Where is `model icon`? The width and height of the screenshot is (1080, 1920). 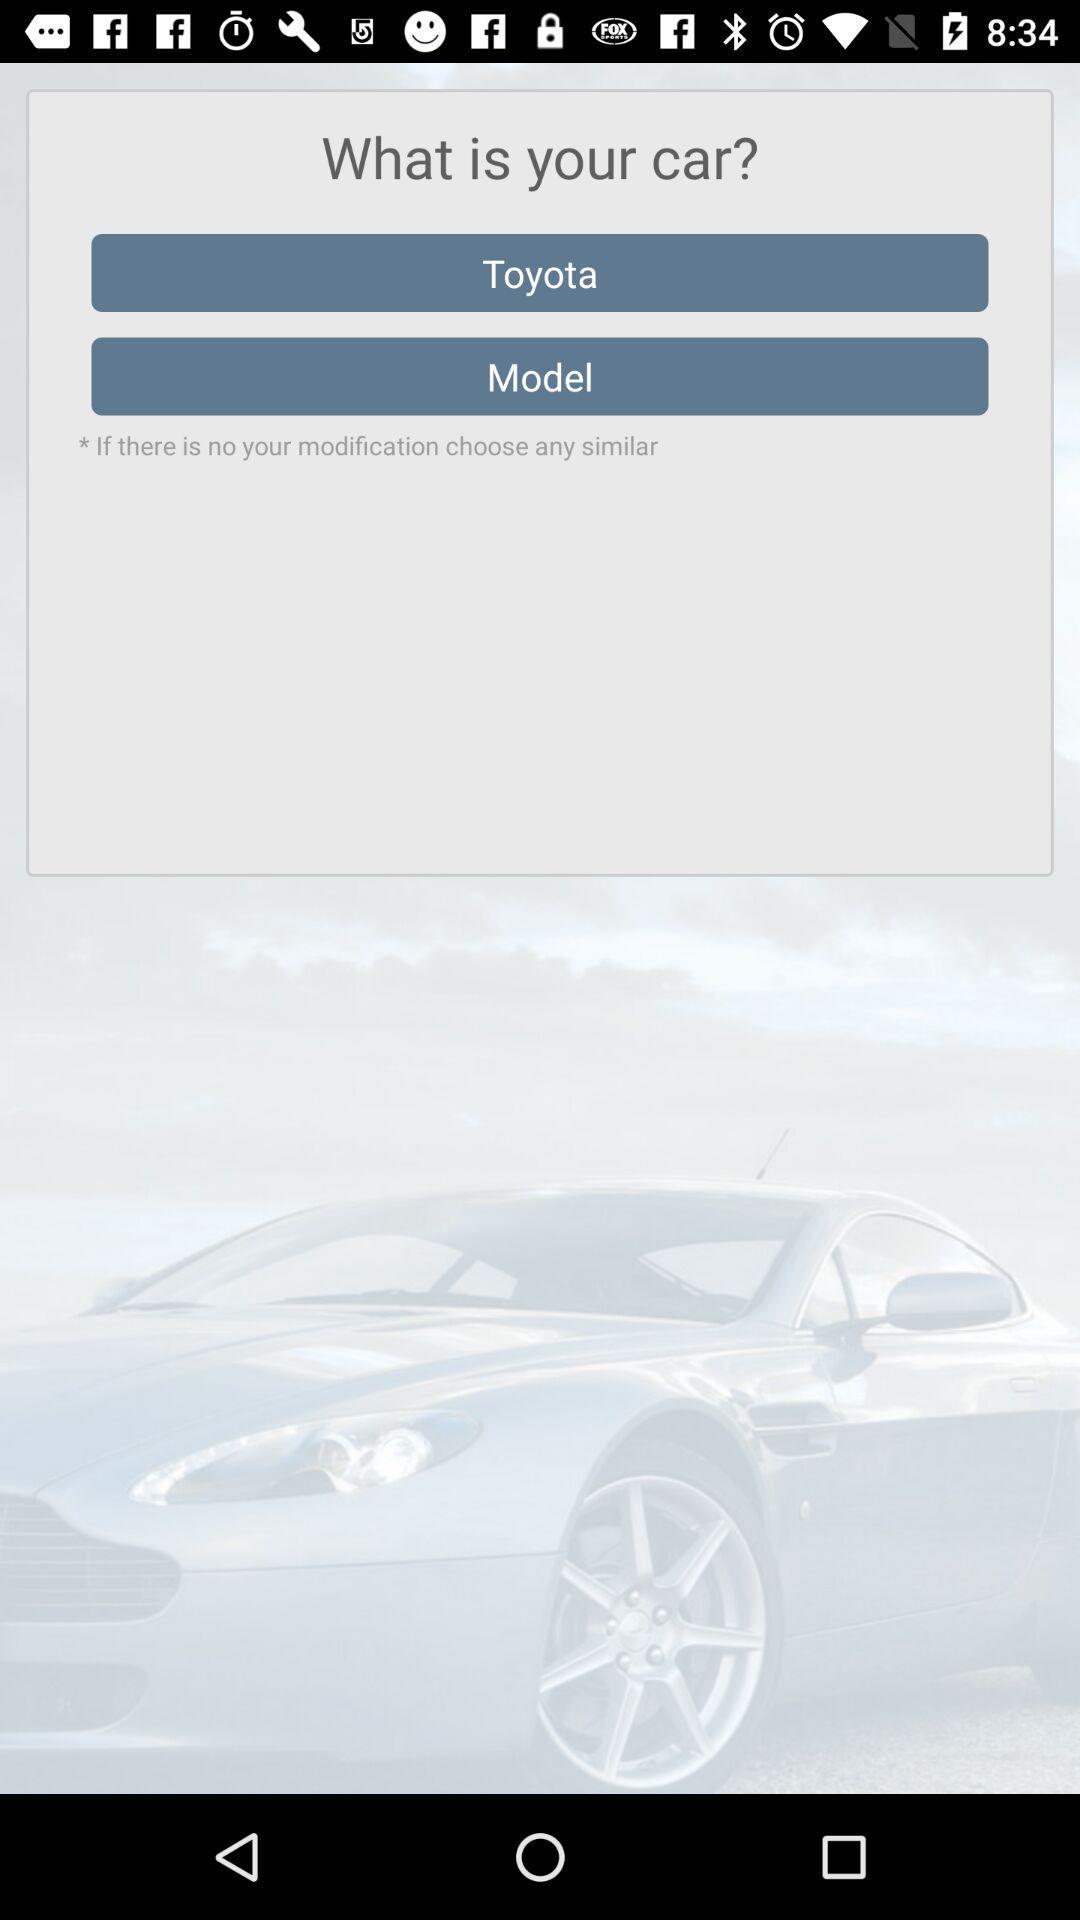 model icon is located at coordinates (540, 376).